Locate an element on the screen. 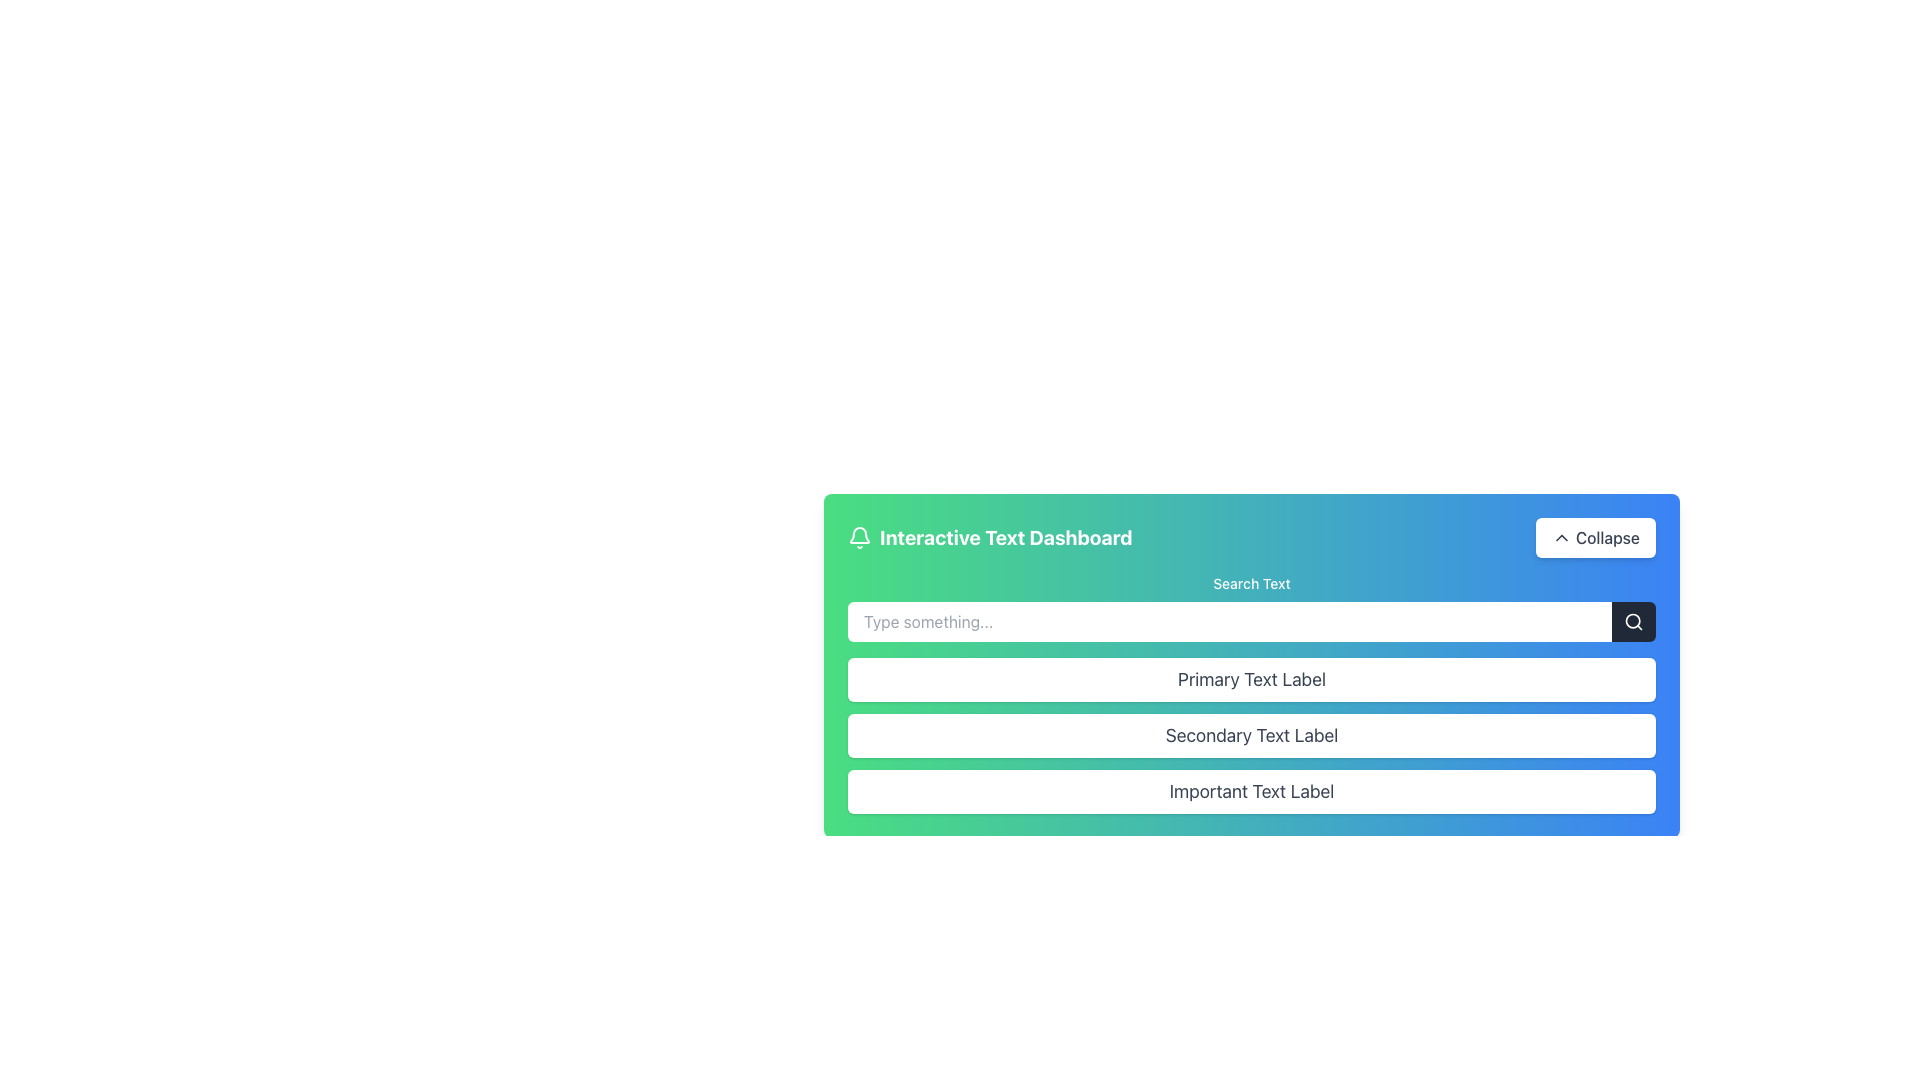  the static label that provides descriptive information, positioned as the second item in a vertical group of three labels, located below 'Primary Text Label' and above 'Important Text Label' is located at coordinates (1251, 736).